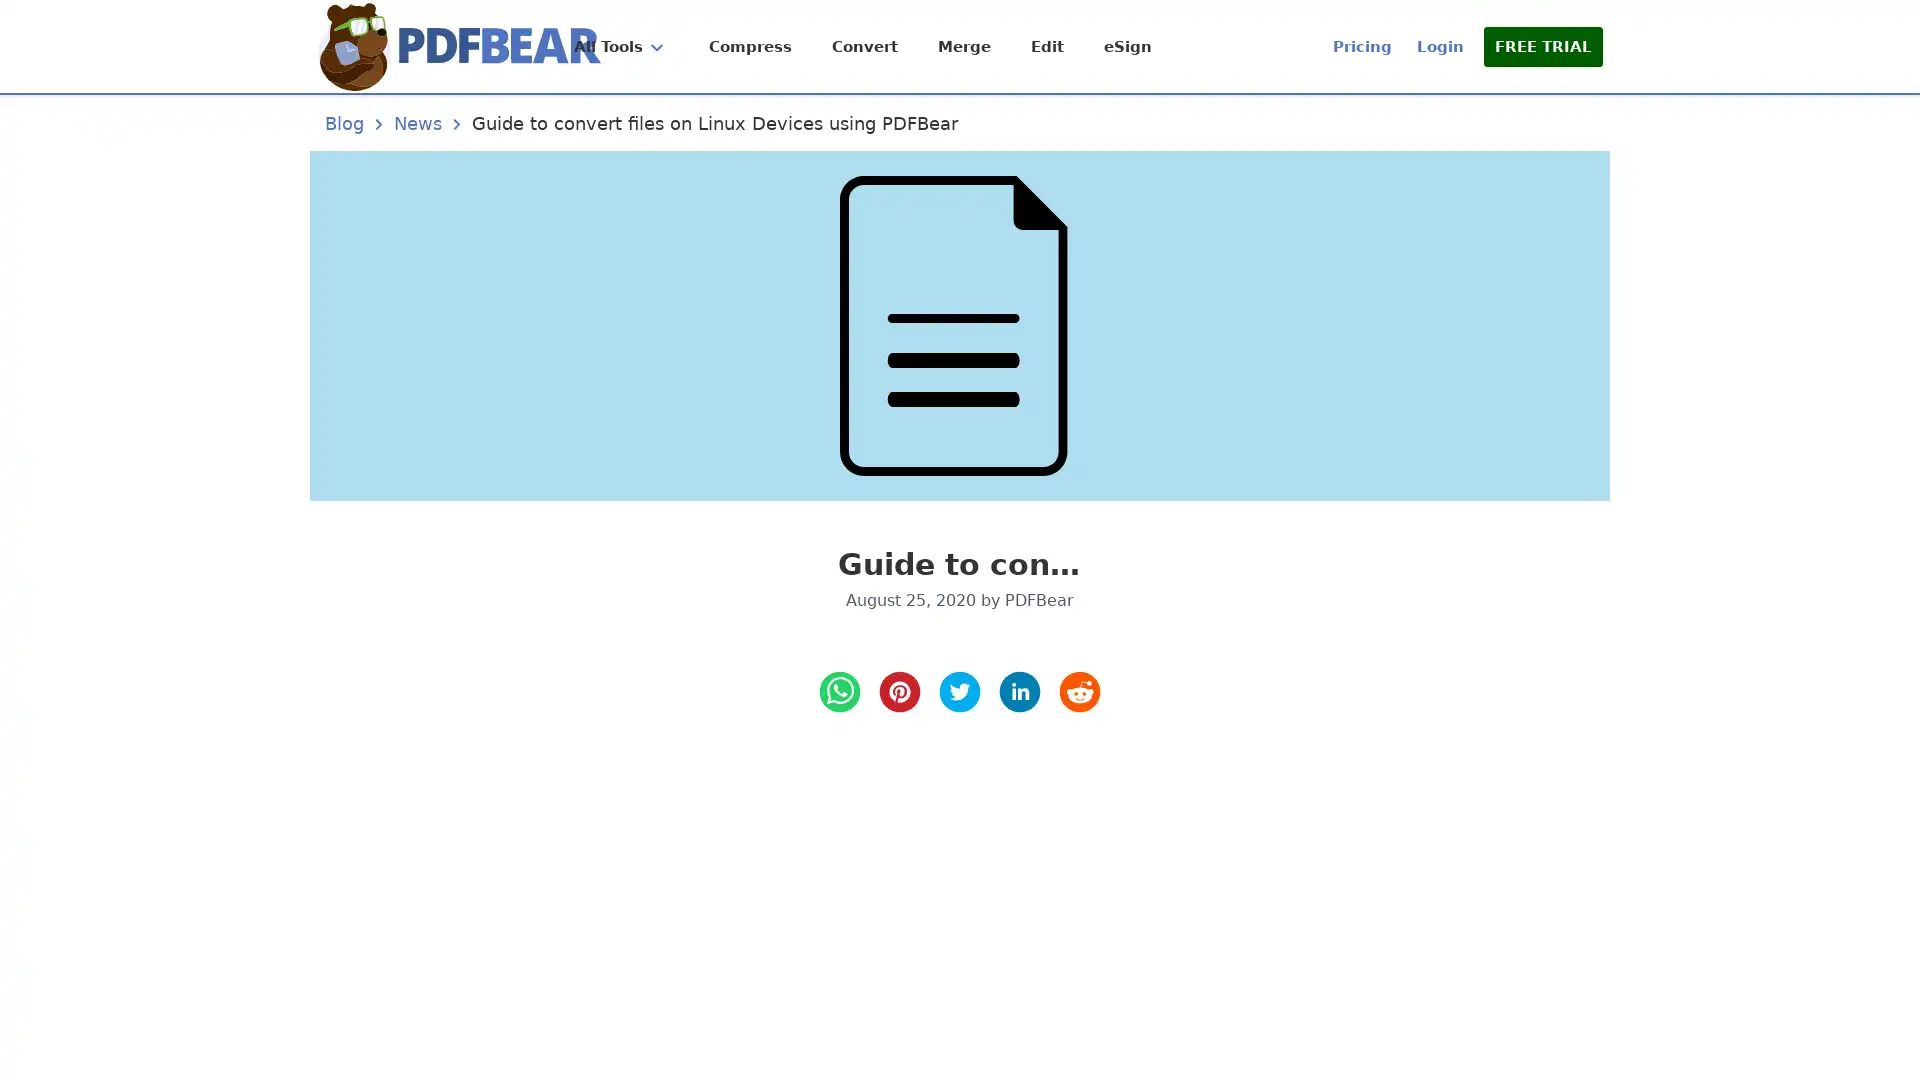  What do you see at coordinates (963, 45) in the screenshot?
I see `Merge` at bounding box center [963, 45].